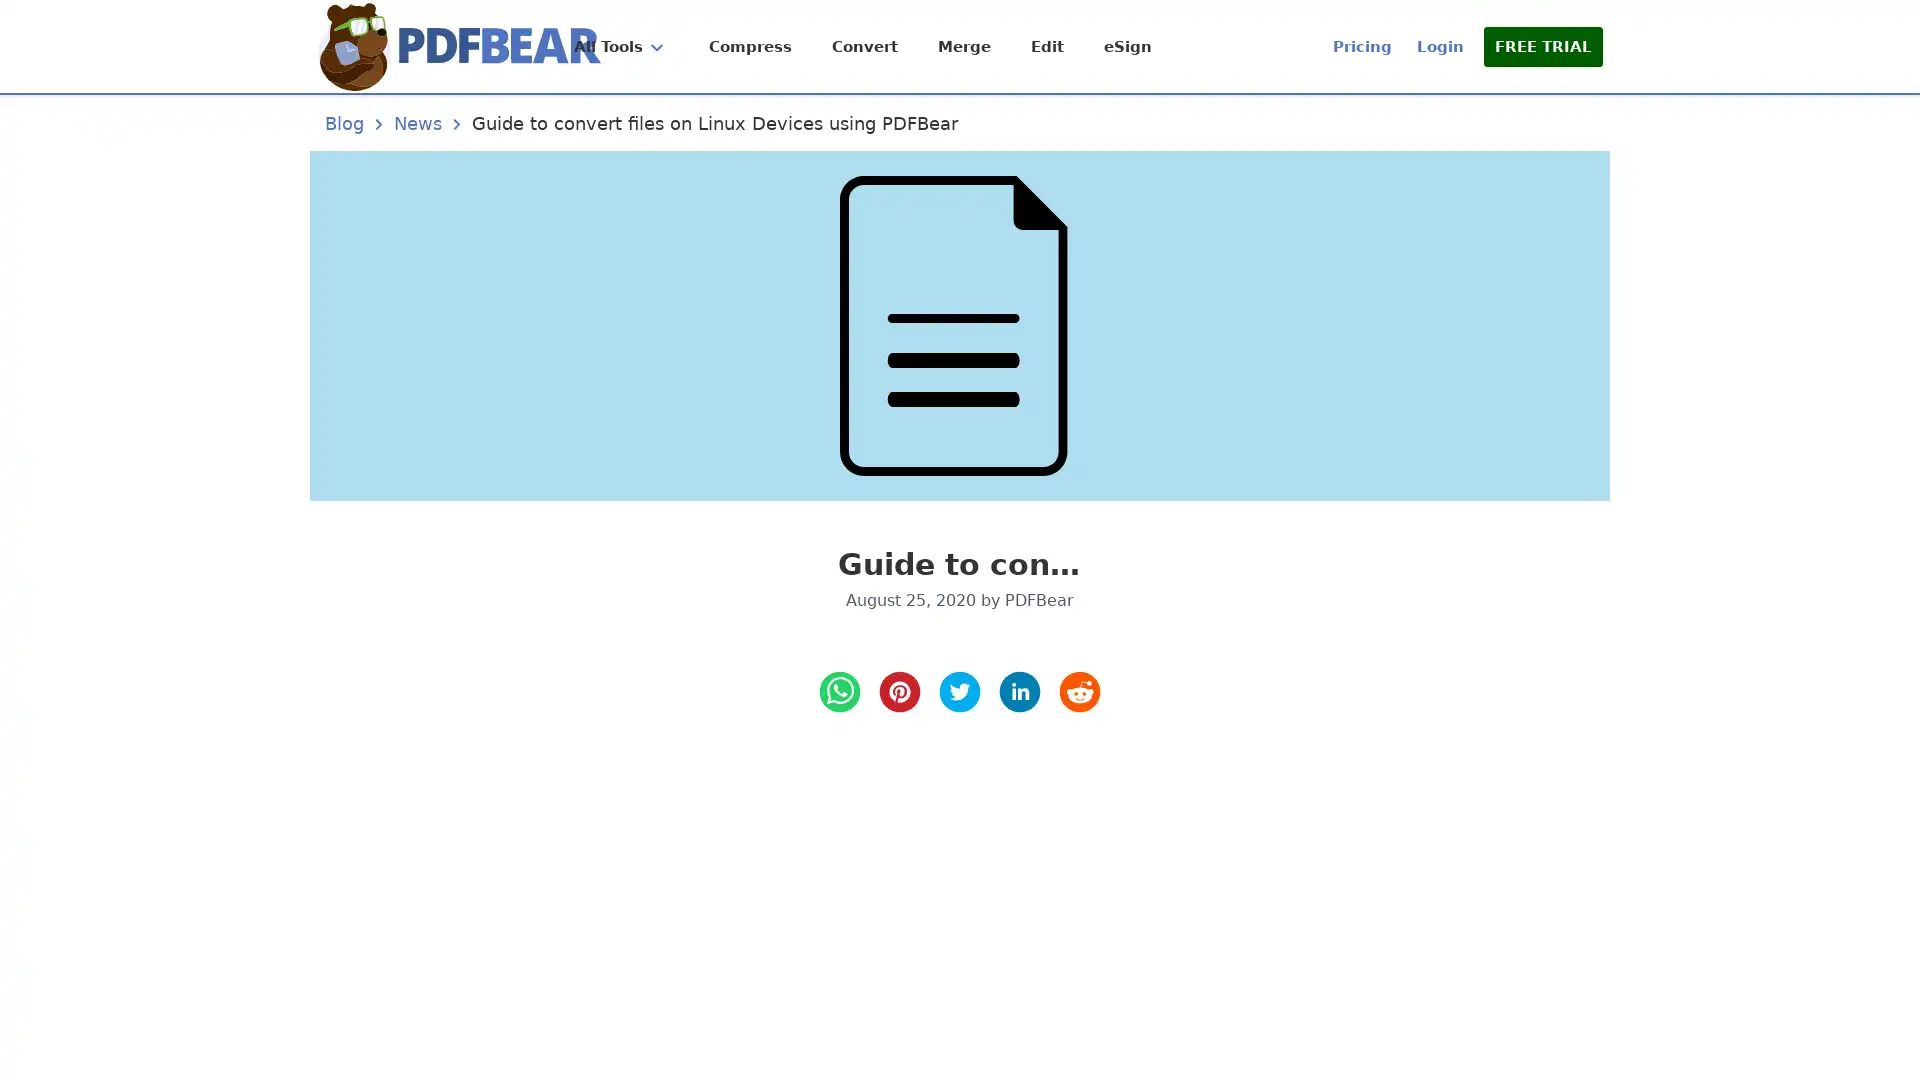  What do you see at coordinates (963, 45) in the screenshot?
I see `Merge` at bounding box center [963, 45].